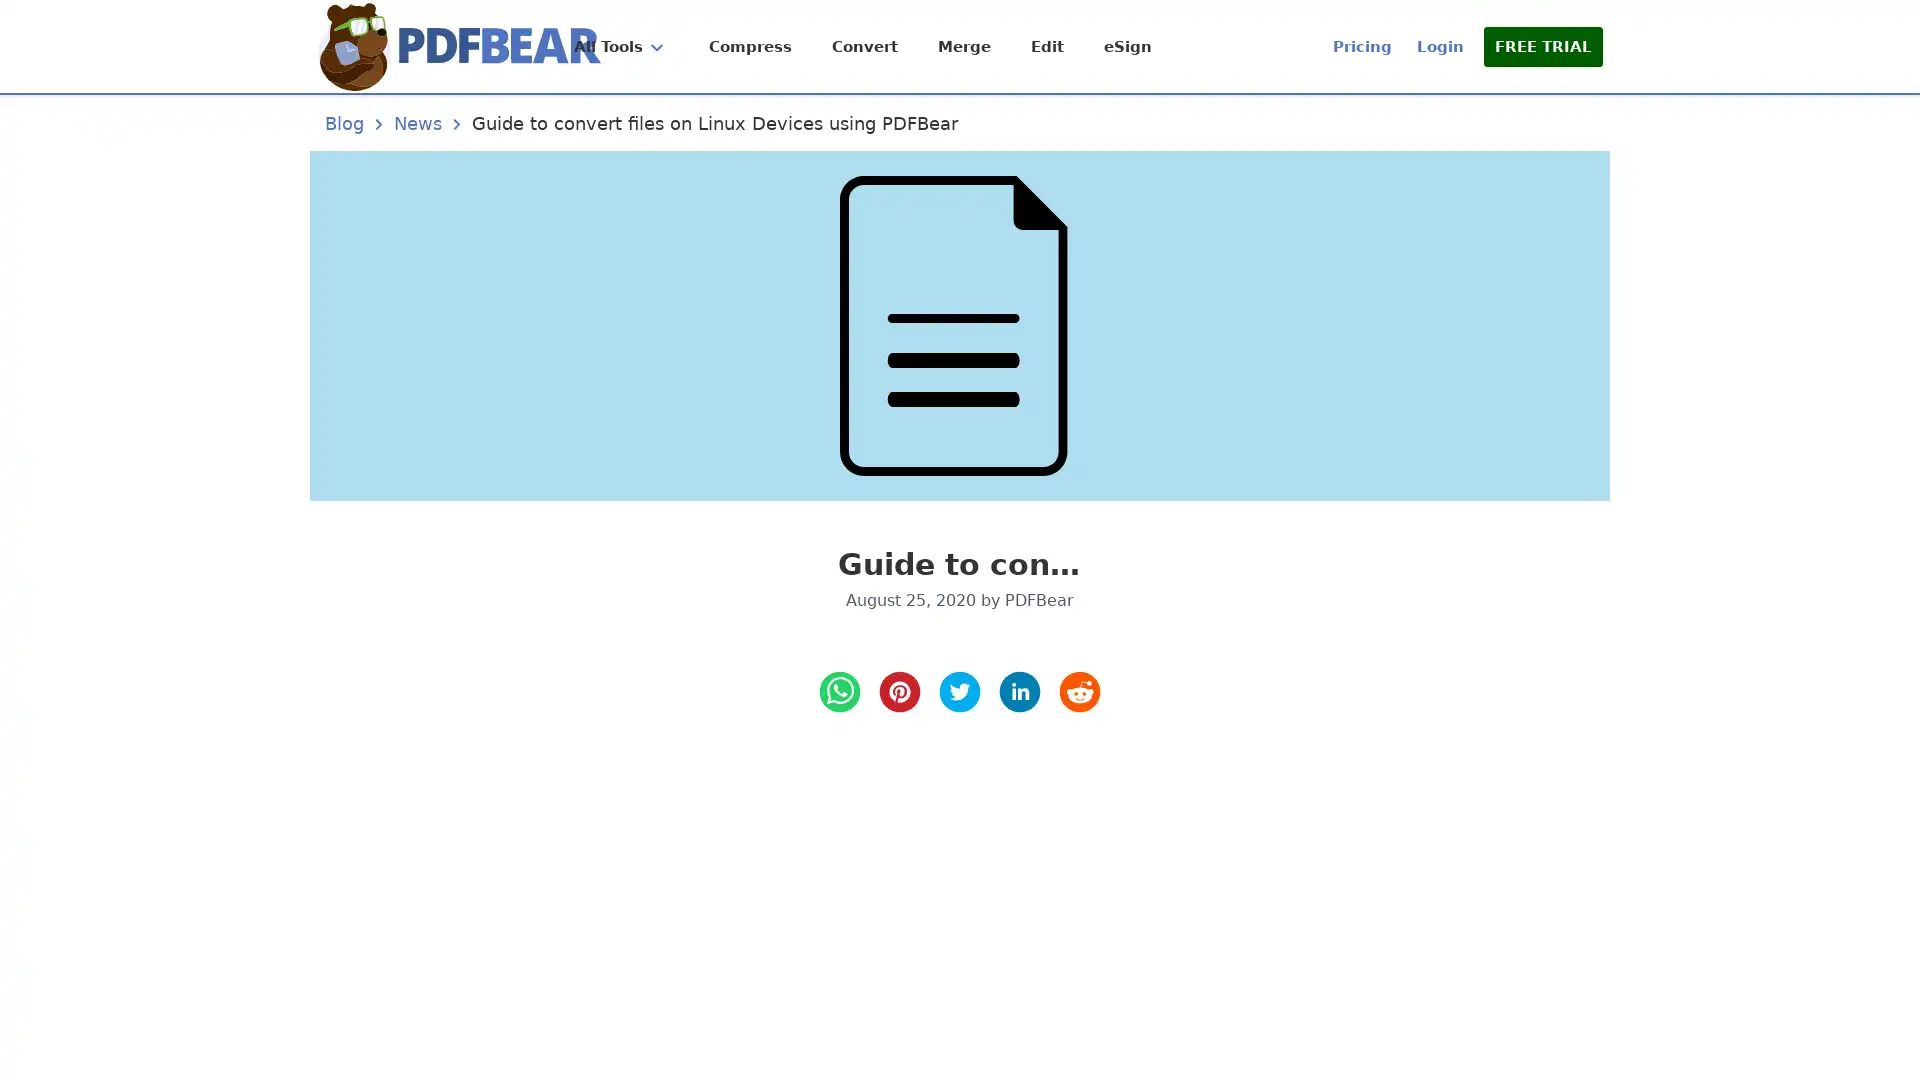  What do you see at coordinates (963, 45) in the screenshot?
I see `Merge` at bounding box center [963, 45].